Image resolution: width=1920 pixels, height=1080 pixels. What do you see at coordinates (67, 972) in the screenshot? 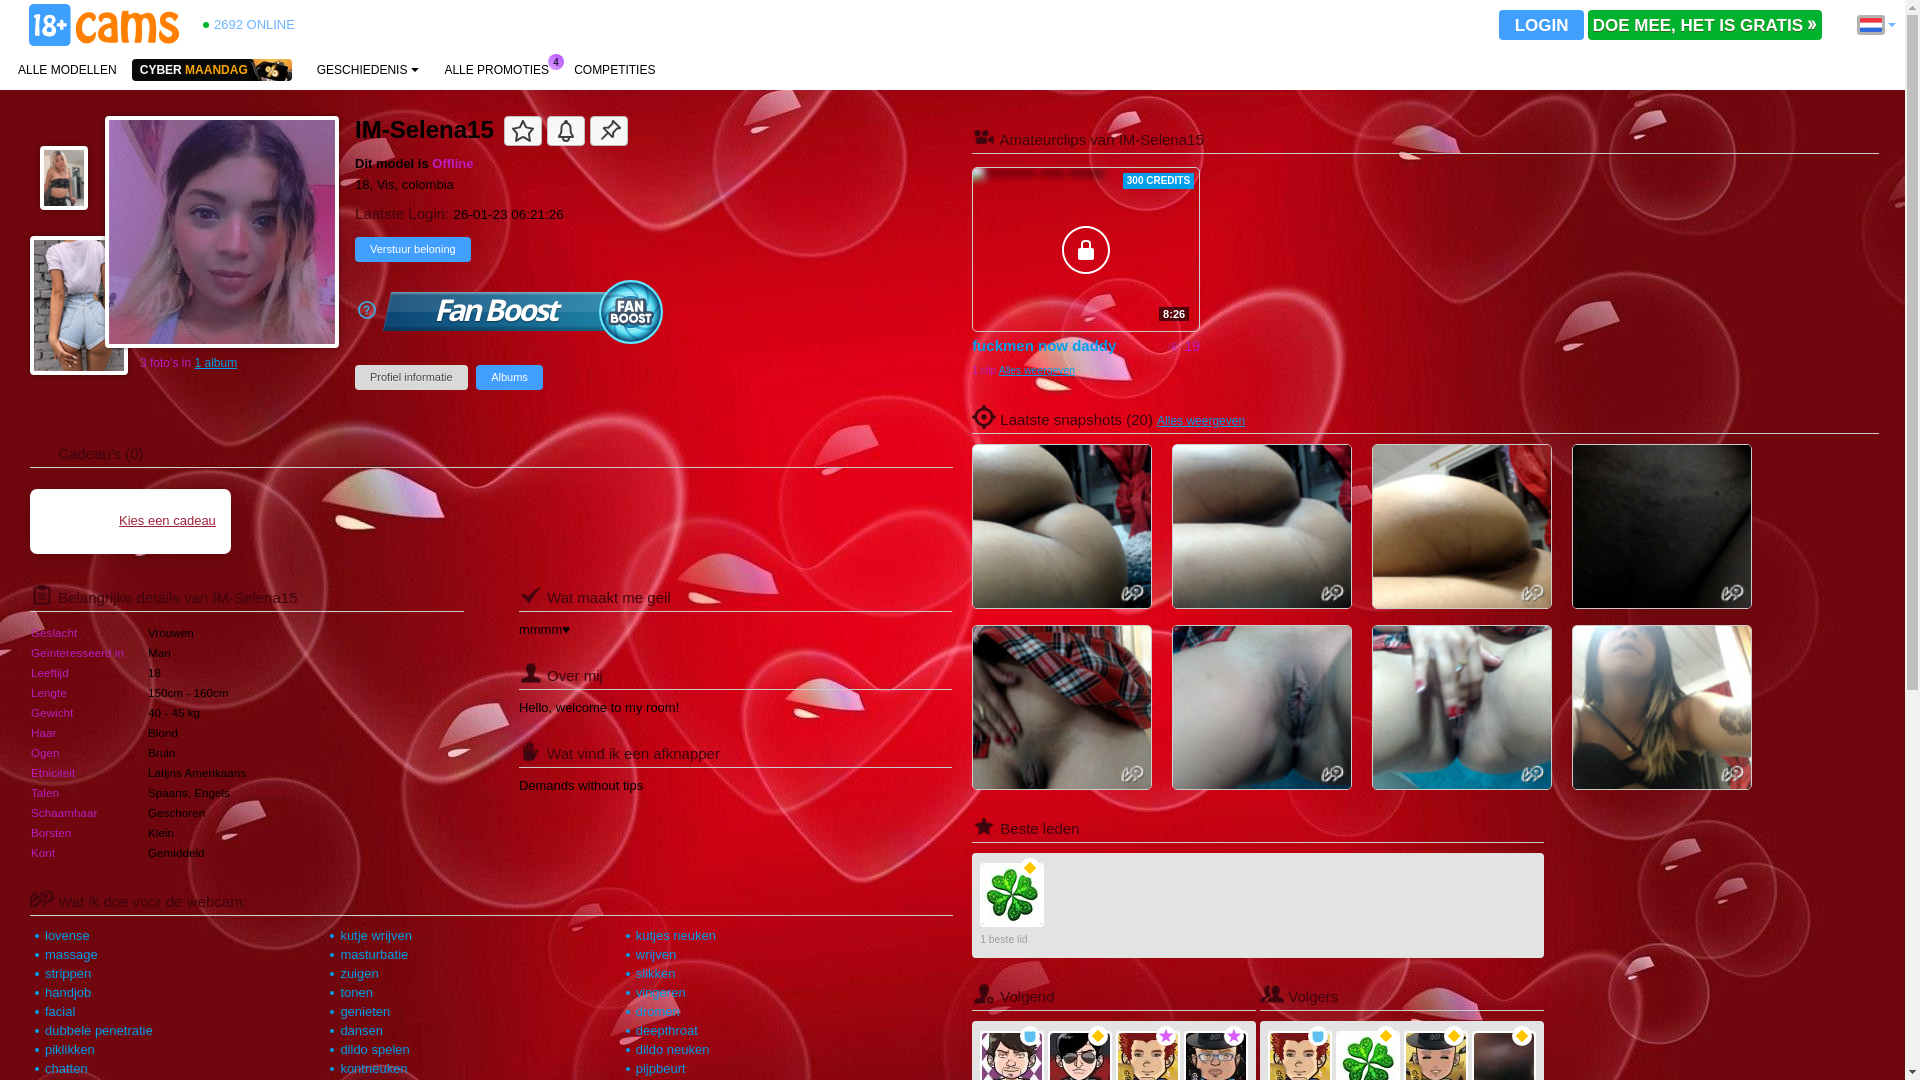
I see `'strippen'` at bounding box center [67, 972].